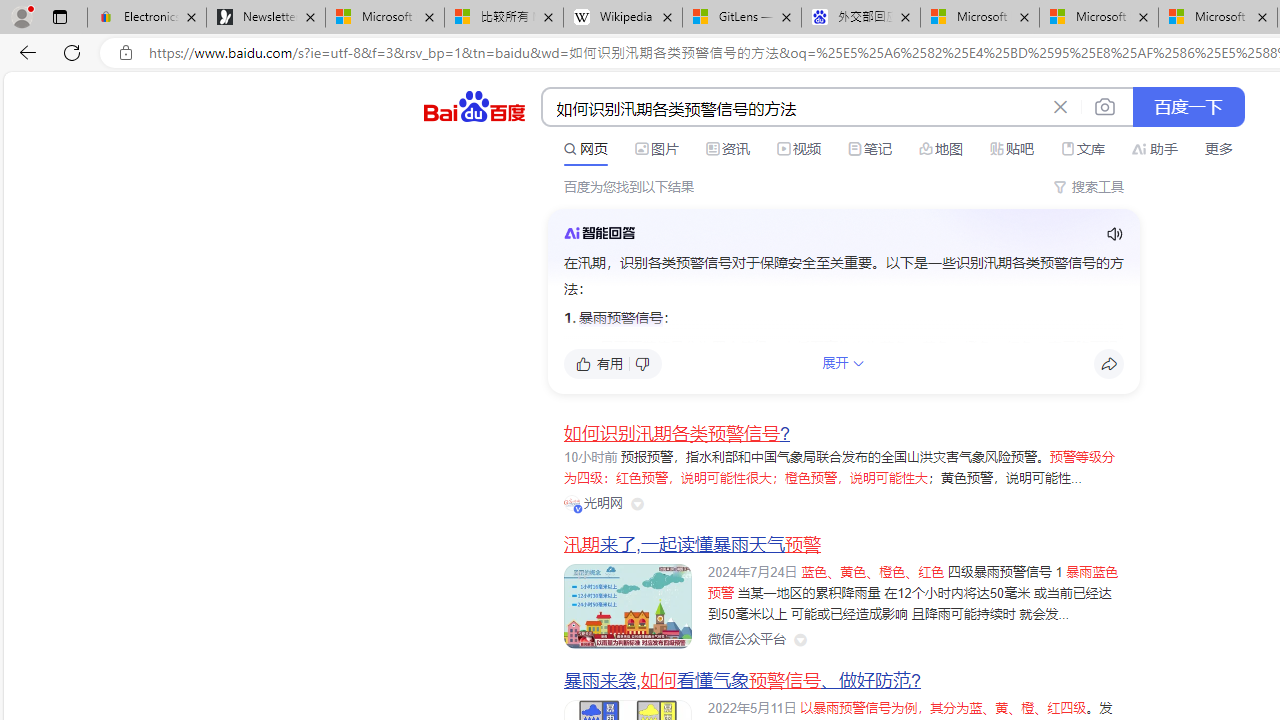 The width and height of the screenshot is (1280, 720). I want to click on 'Class: sc-audio-svg _pause-icon_13ucw_87', so click(1113, 233).